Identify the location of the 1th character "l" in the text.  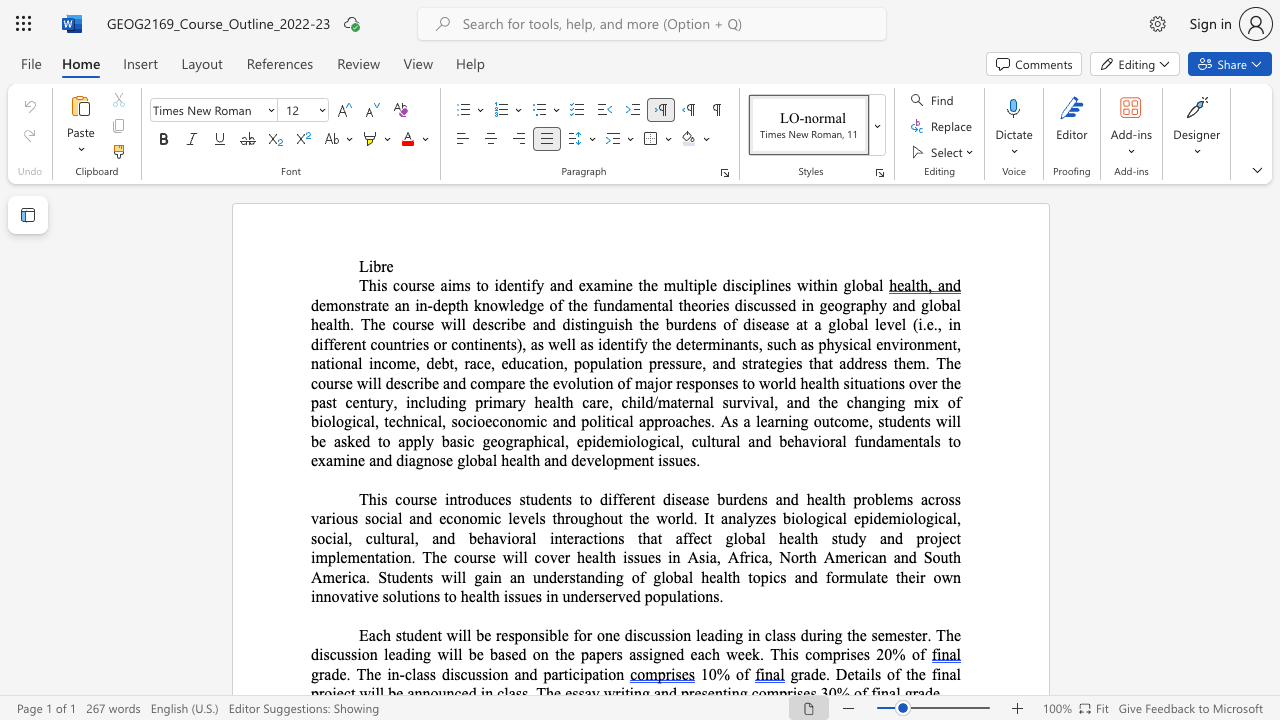
(568, 343).